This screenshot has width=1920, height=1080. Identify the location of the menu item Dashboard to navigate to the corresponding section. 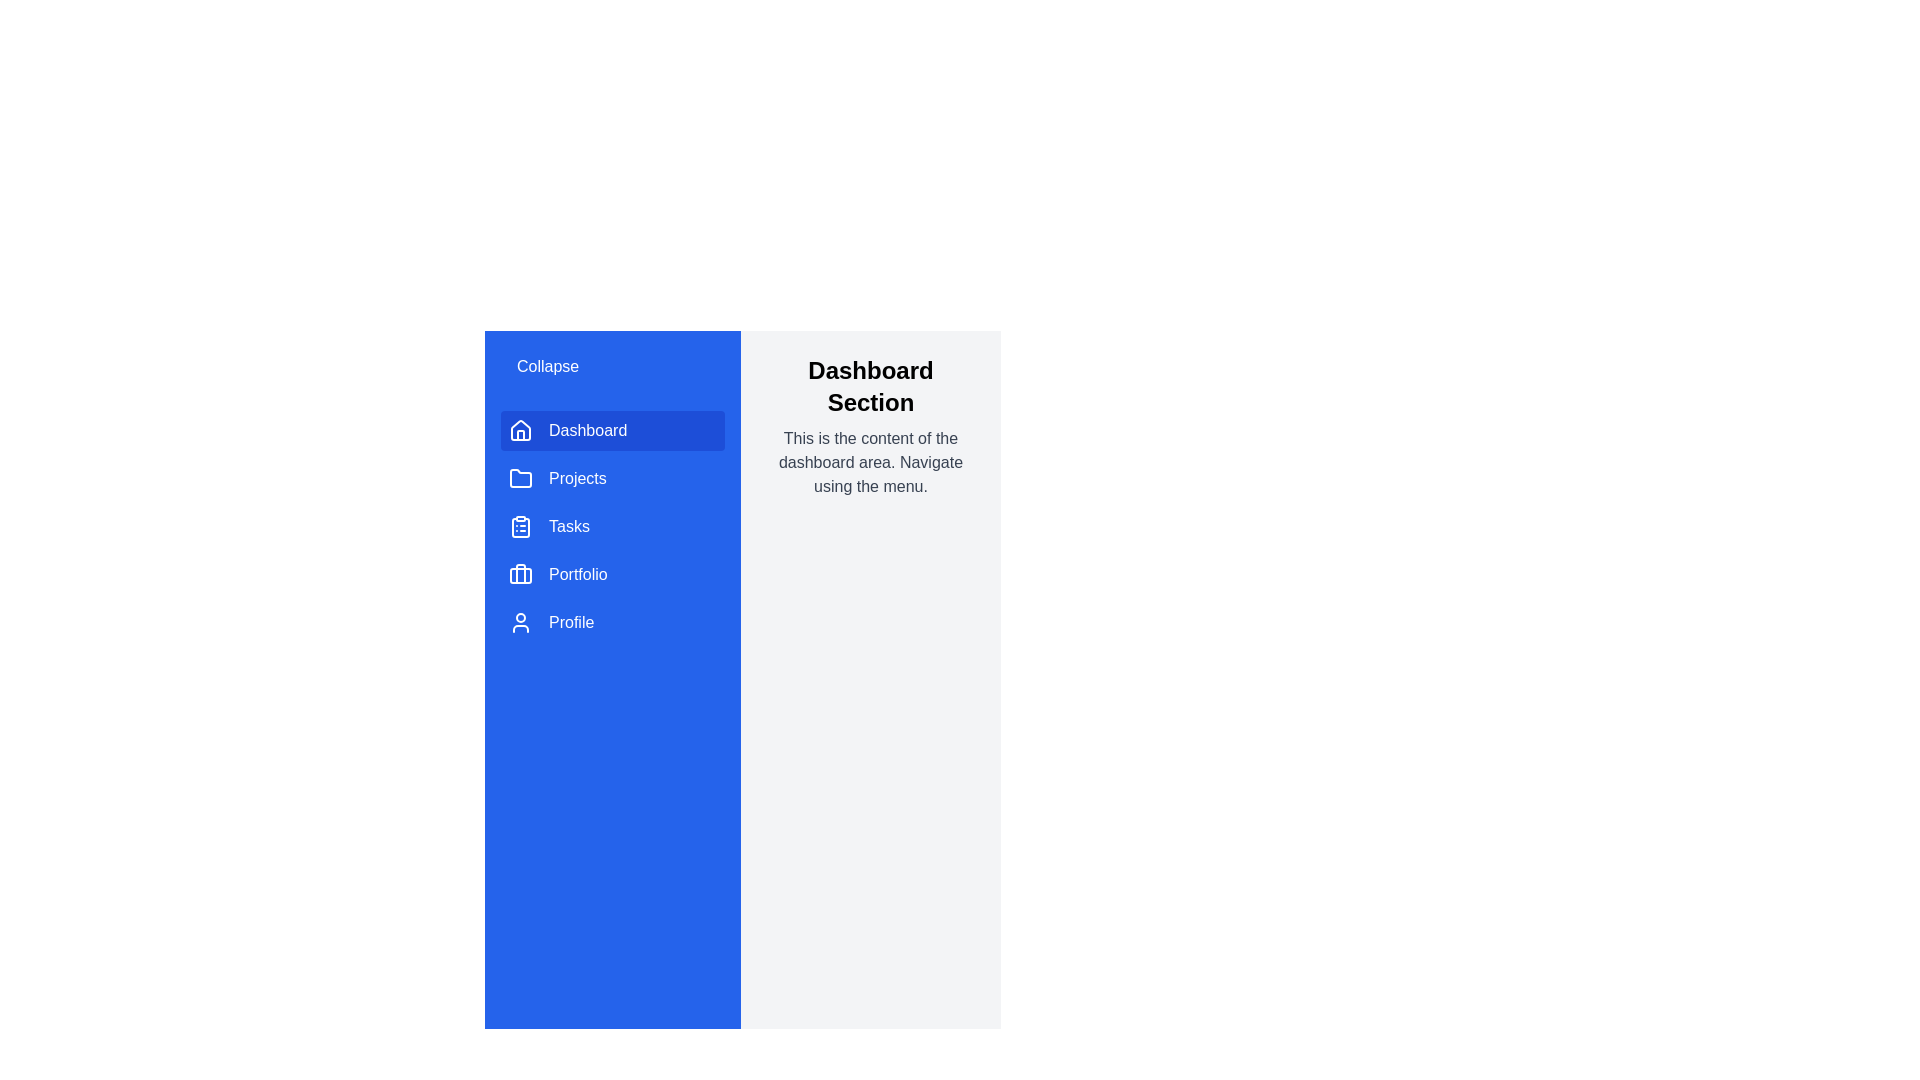
(612, 430).